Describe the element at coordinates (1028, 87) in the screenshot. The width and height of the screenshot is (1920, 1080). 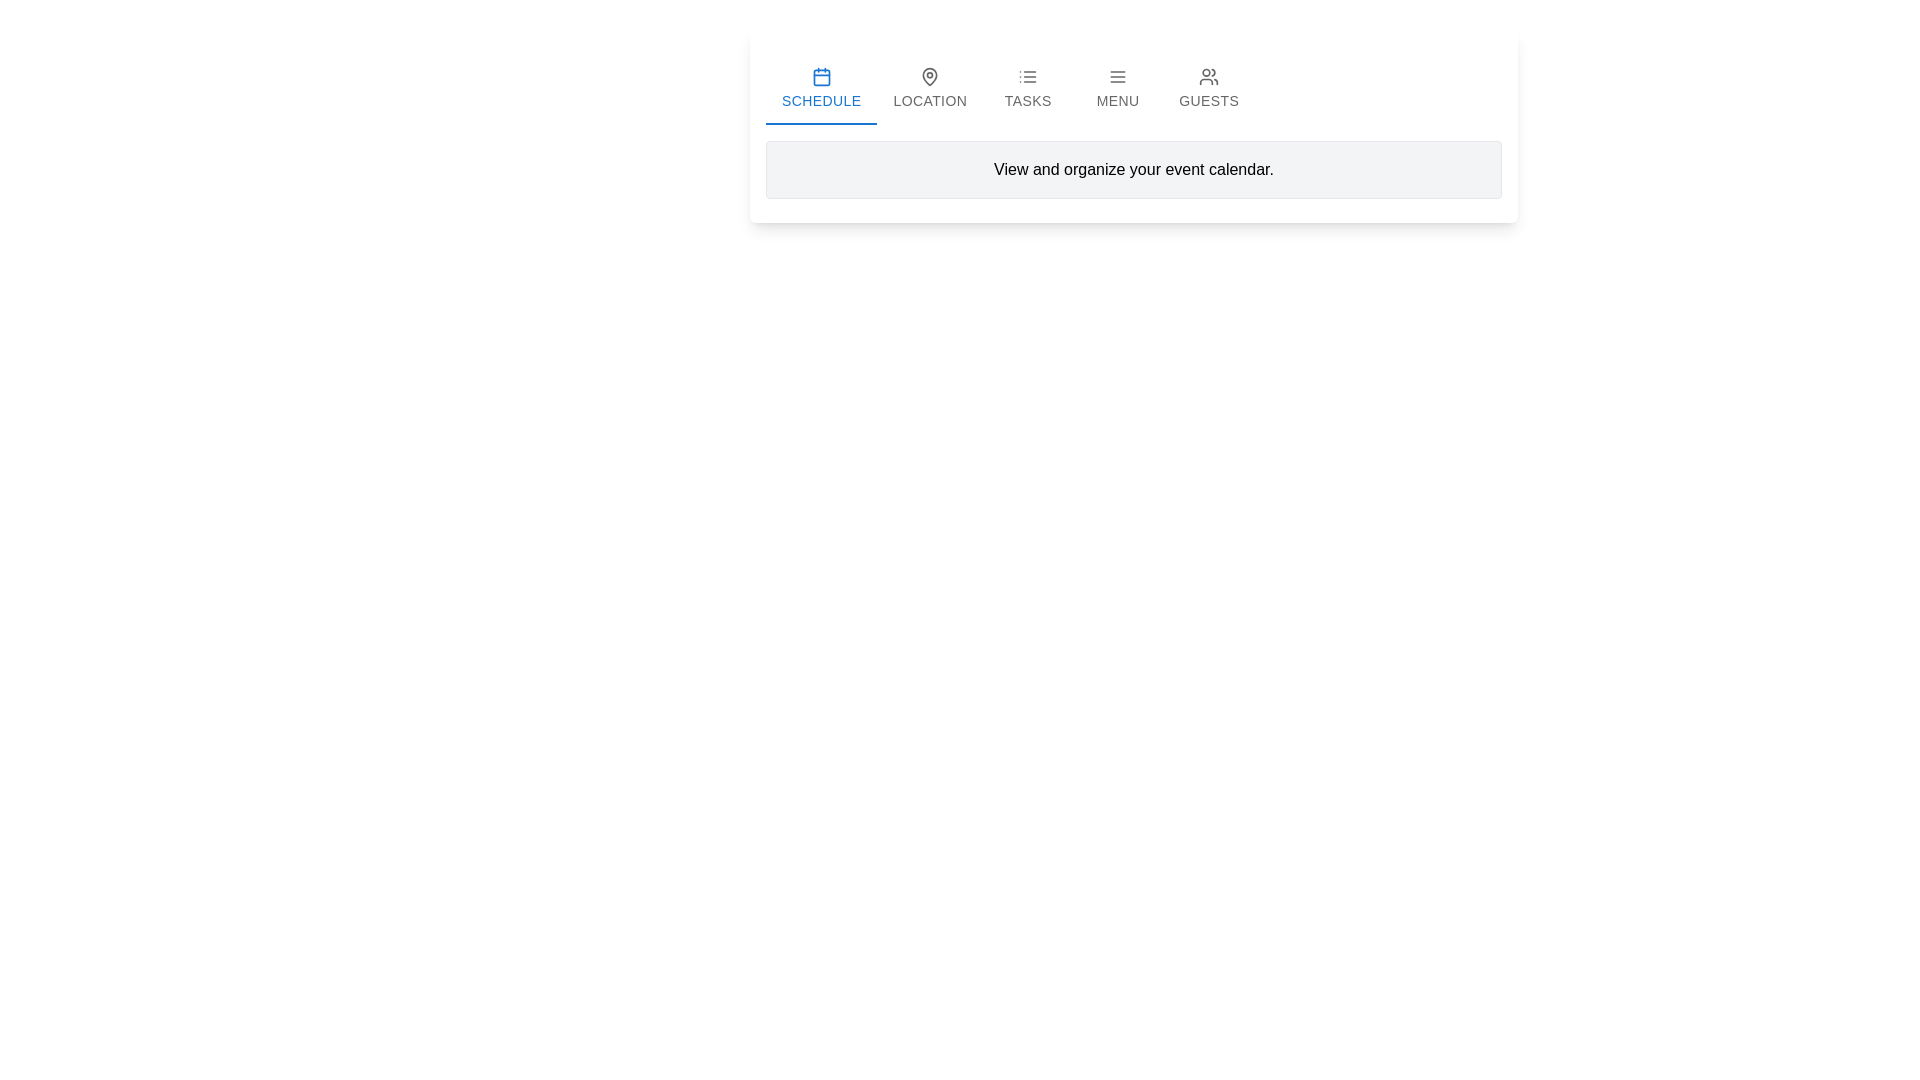
I see `the 'Tasks' tab, which is the third tab in a horizontal tab bar` at that location.